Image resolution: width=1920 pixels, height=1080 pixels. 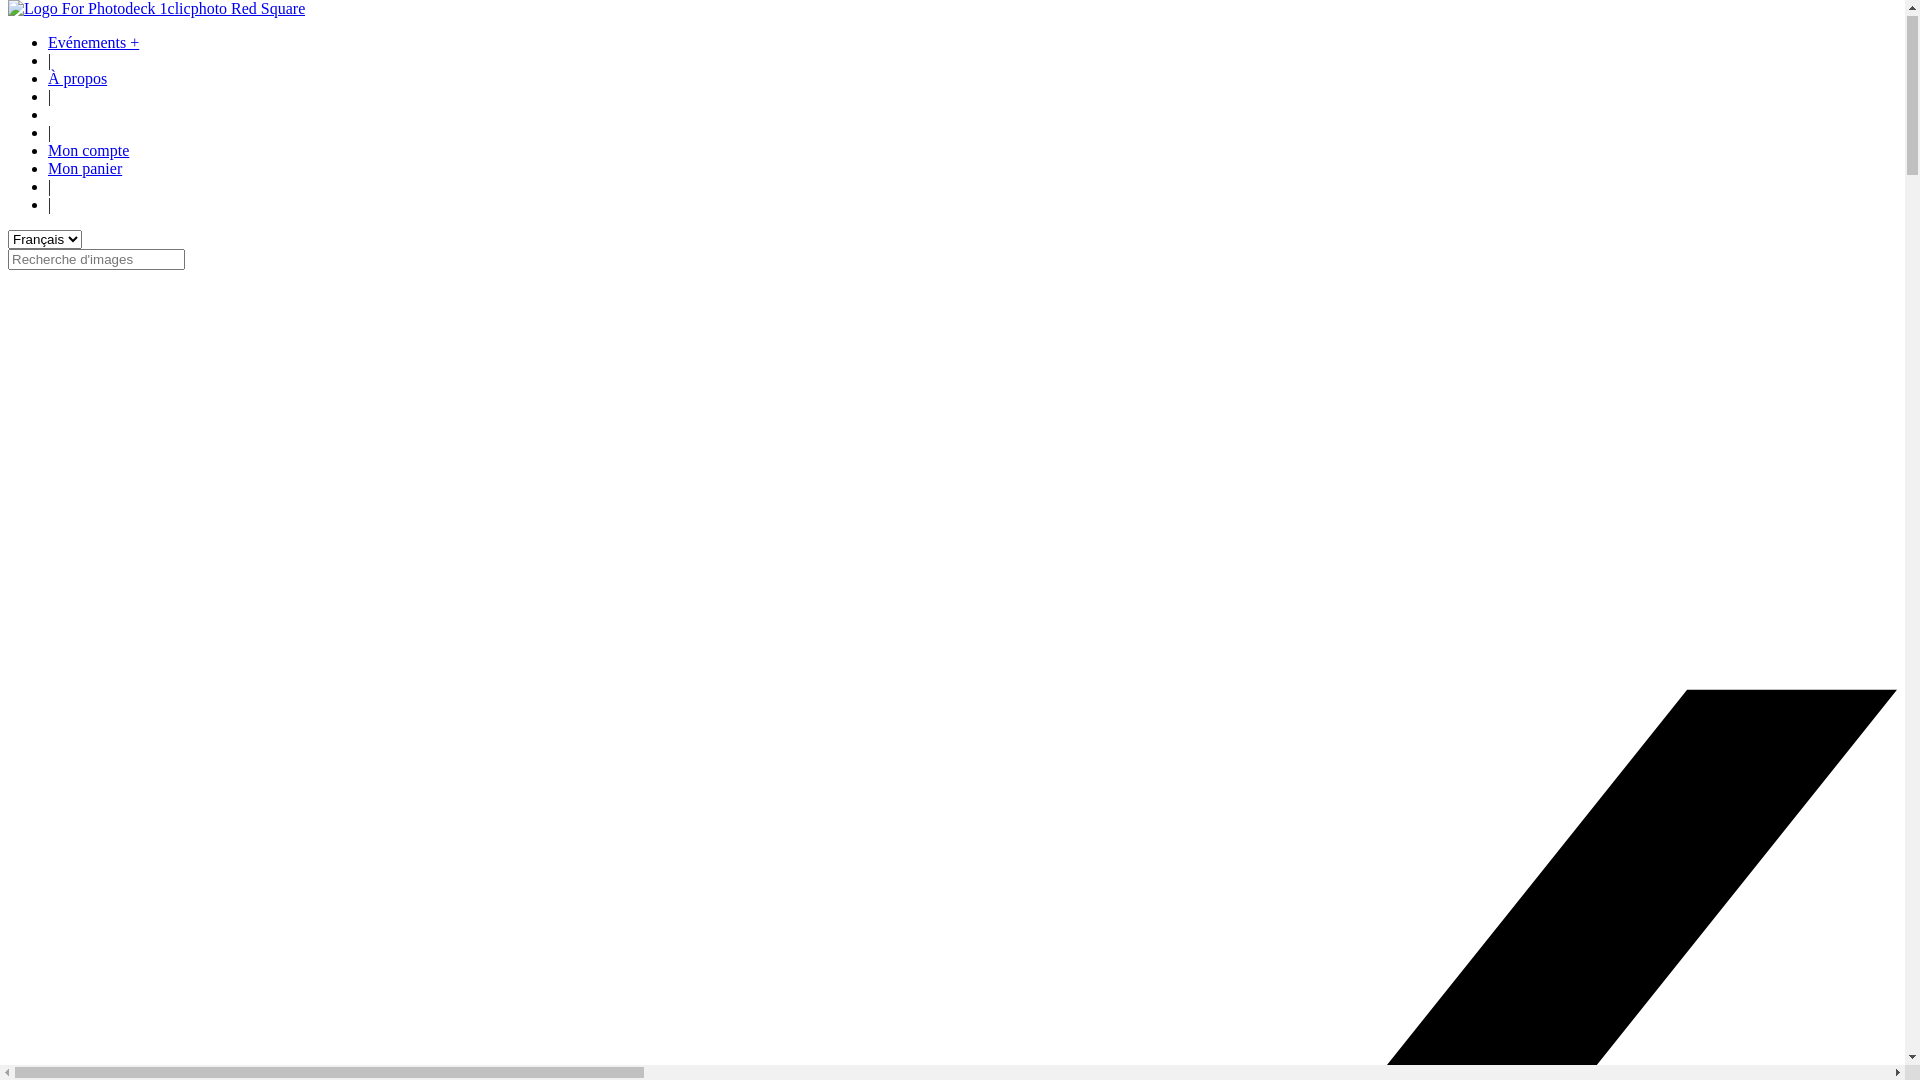 I want to click on 'Mon compte', so click(x=87, y=157).